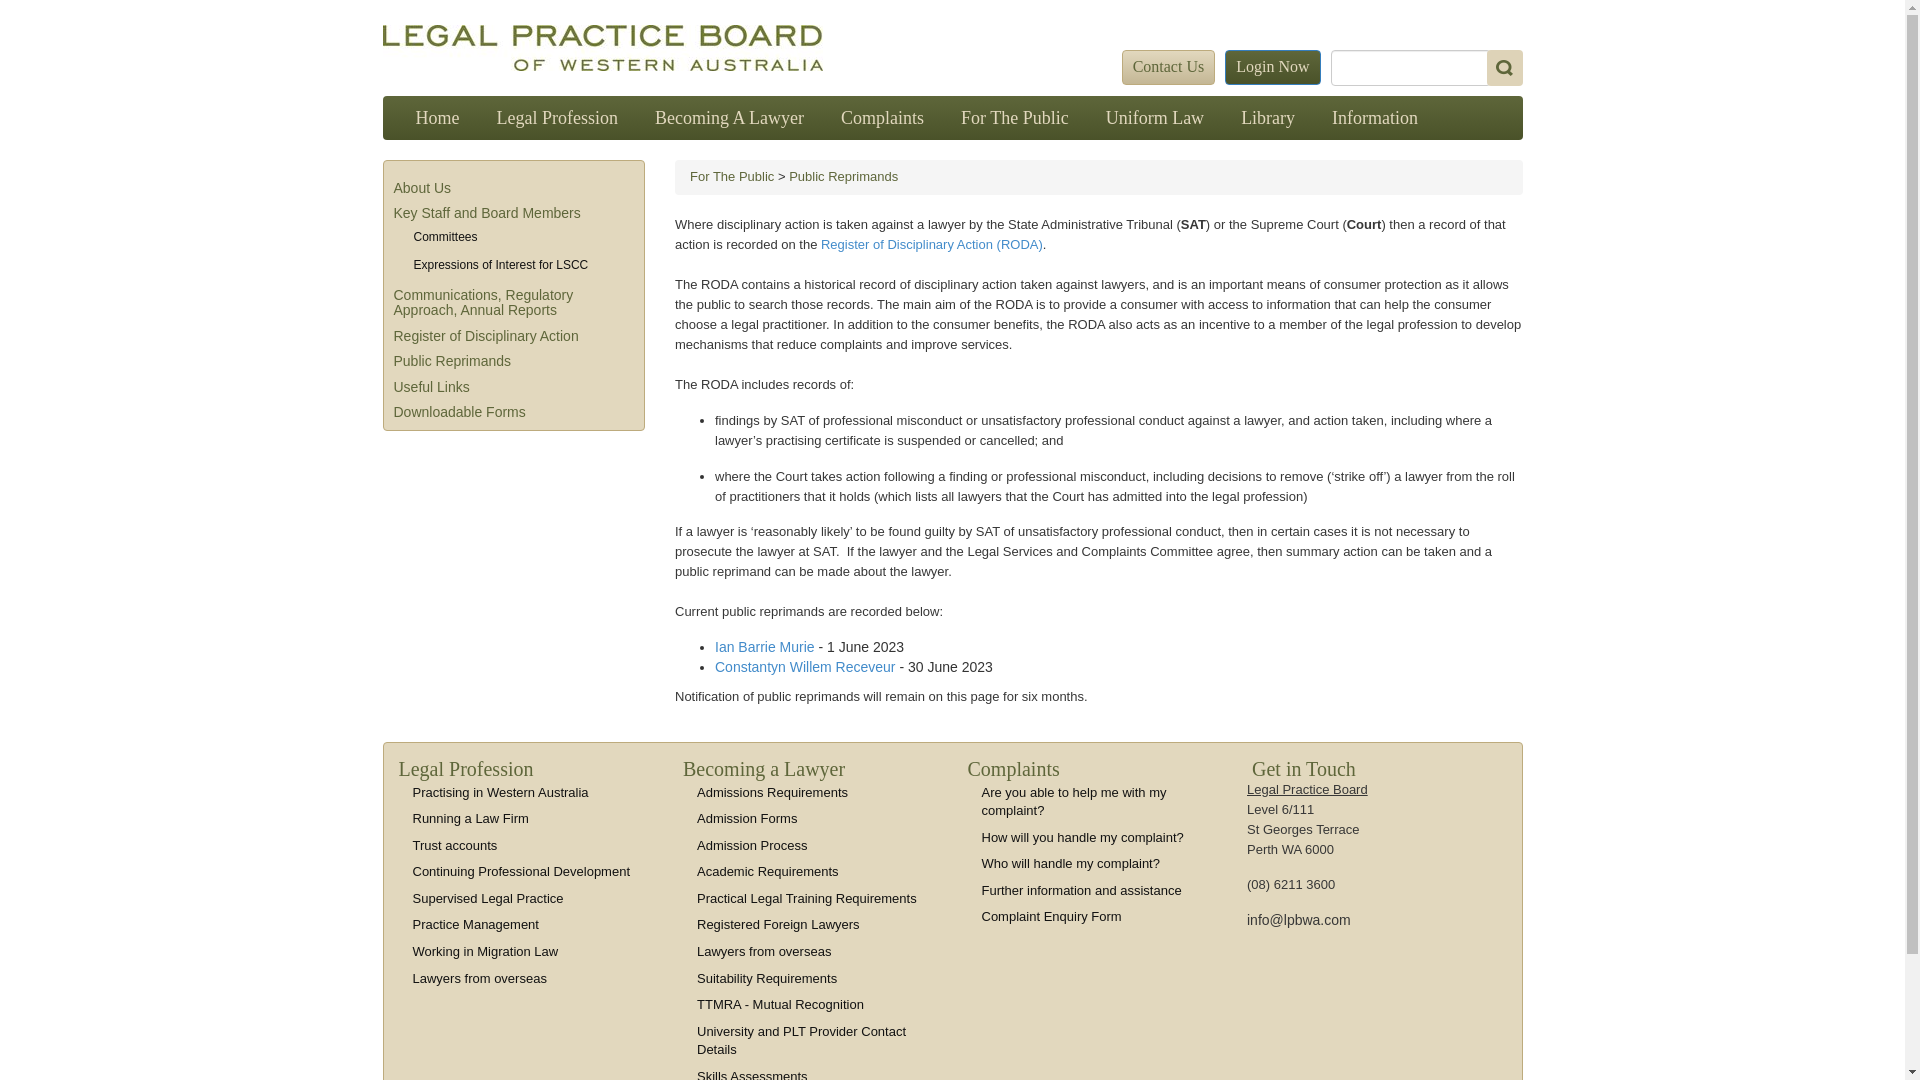 Image resolution: width=1920 pixels, height=1080 pixels. What do you see at coordinates (411, 791) in the screenshot?
I see `'Practising in Western Australia'` at bounding box center [411, 791].